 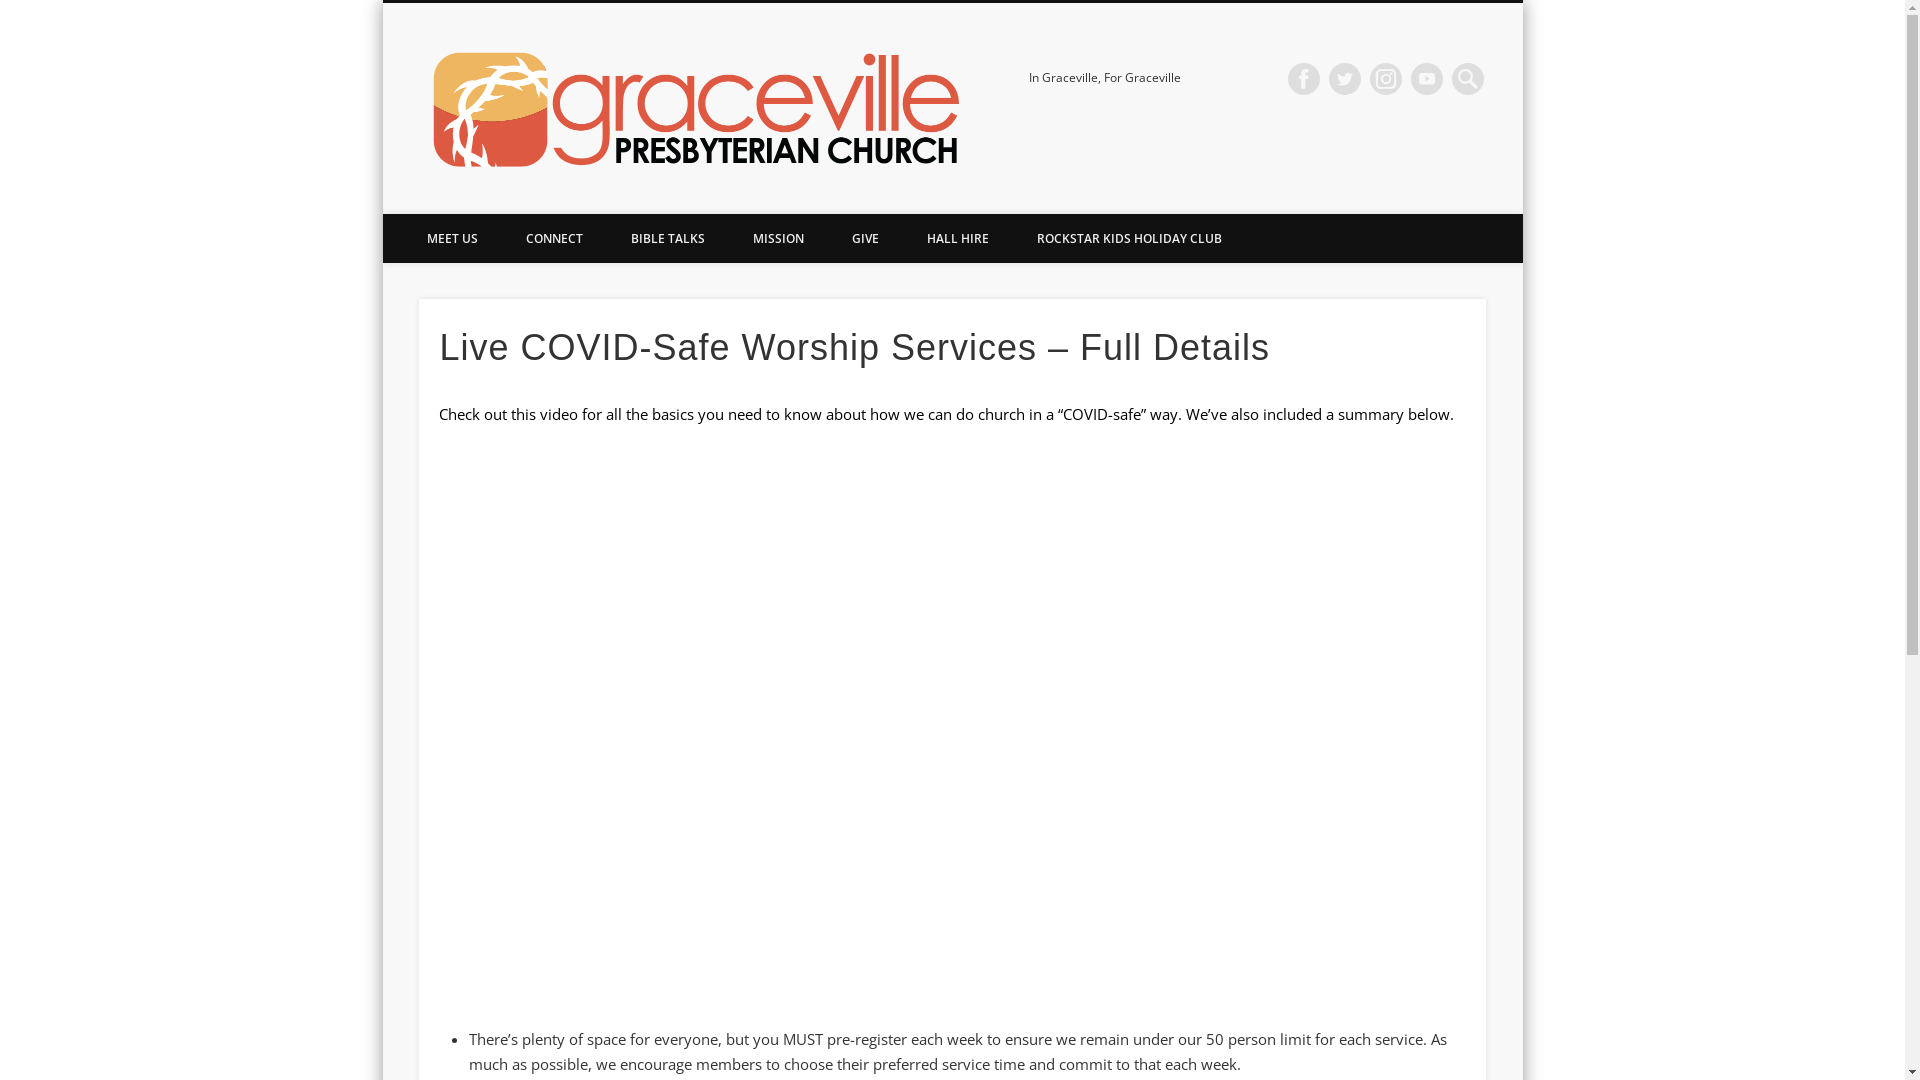 I want to click on 'MISSION', so click(x=776, y=237).